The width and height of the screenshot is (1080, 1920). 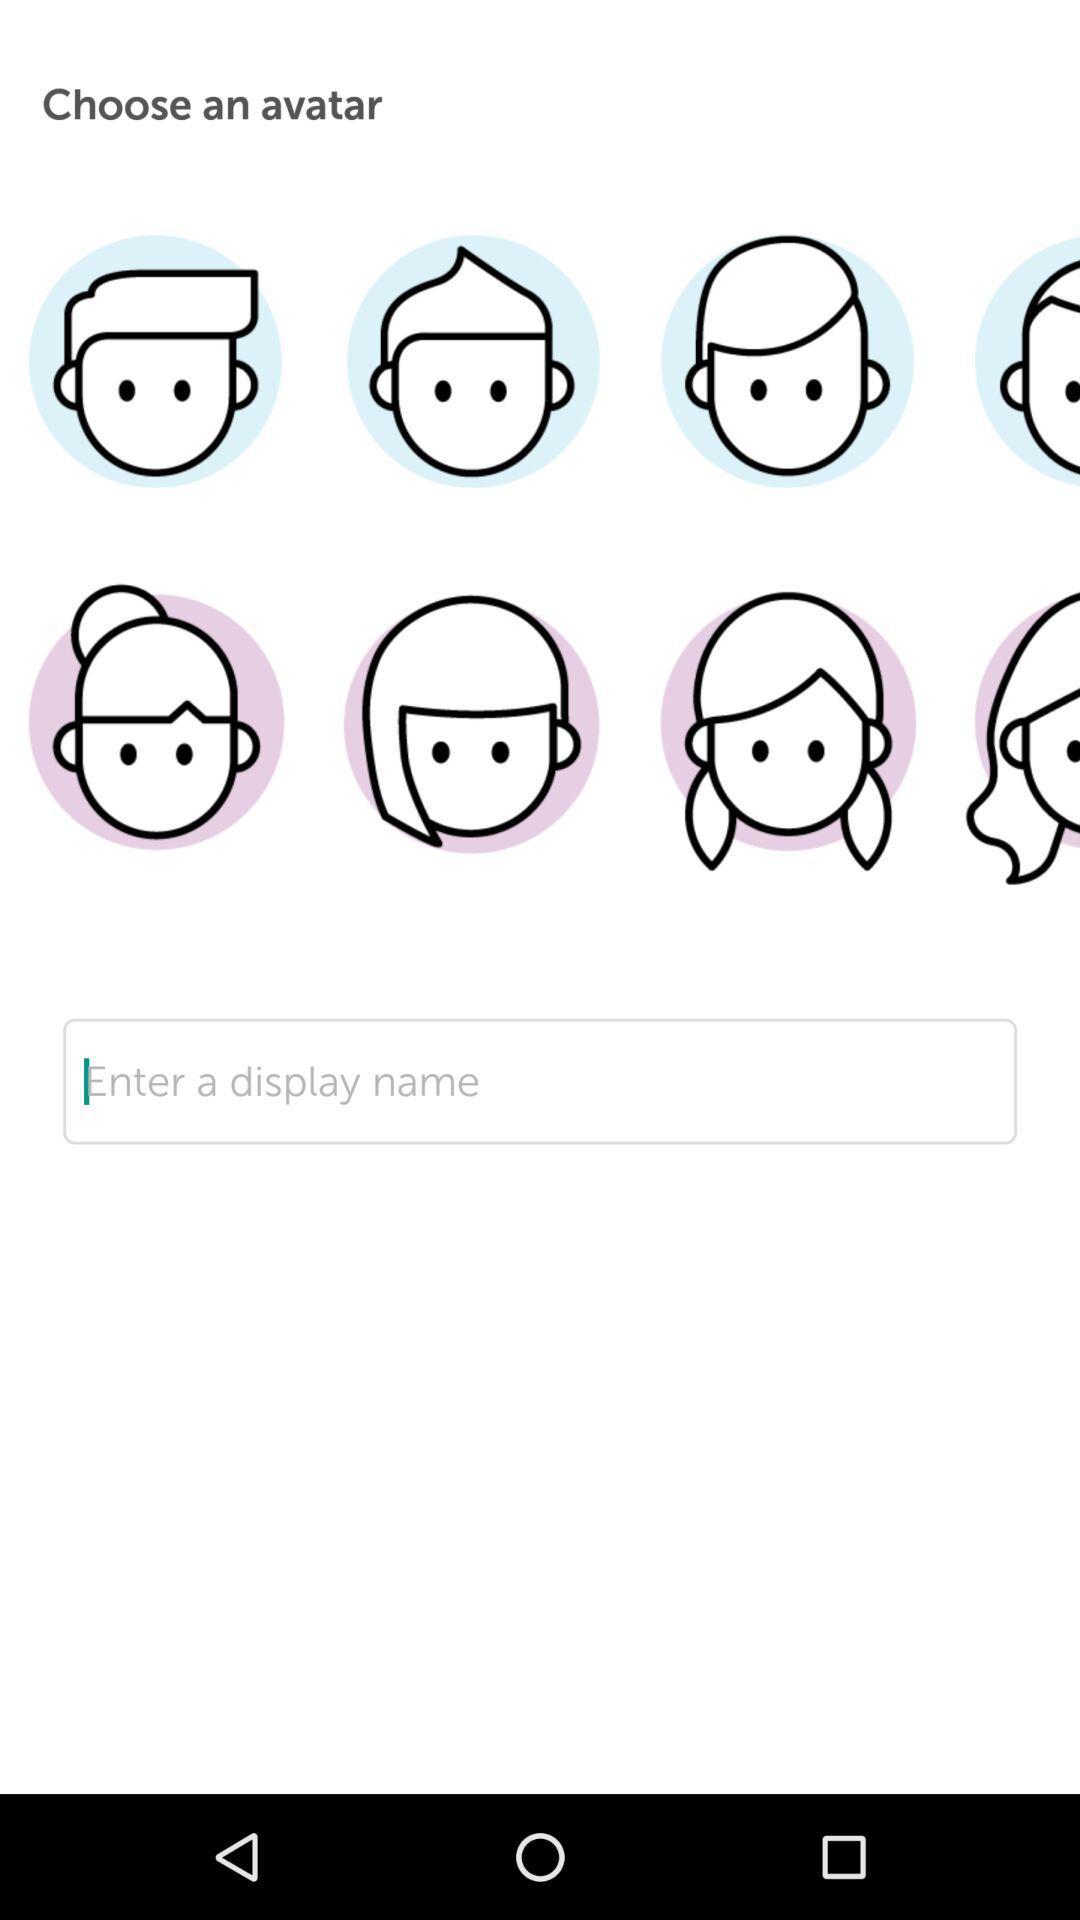 What do you see at coordinates (540, 1144) in the screenshot?
I see `place to enter display name` at bounding box center [540, 1144].